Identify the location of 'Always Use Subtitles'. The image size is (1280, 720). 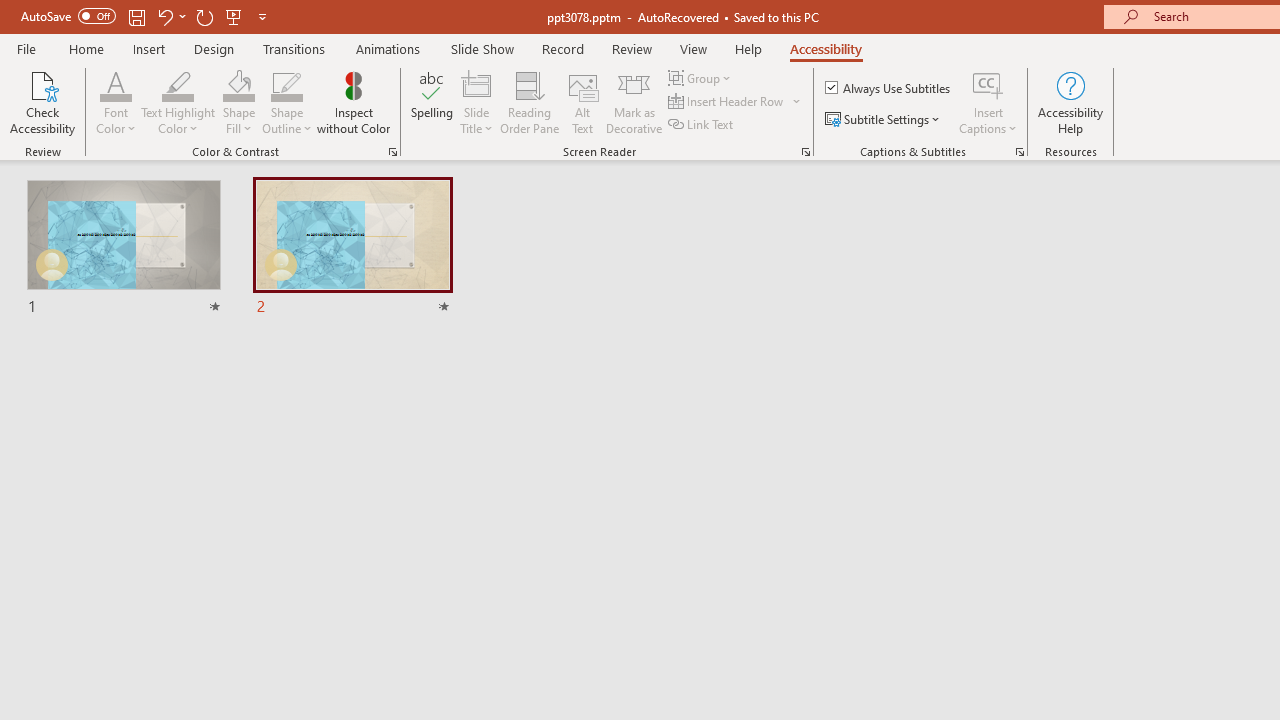
(888, 86).